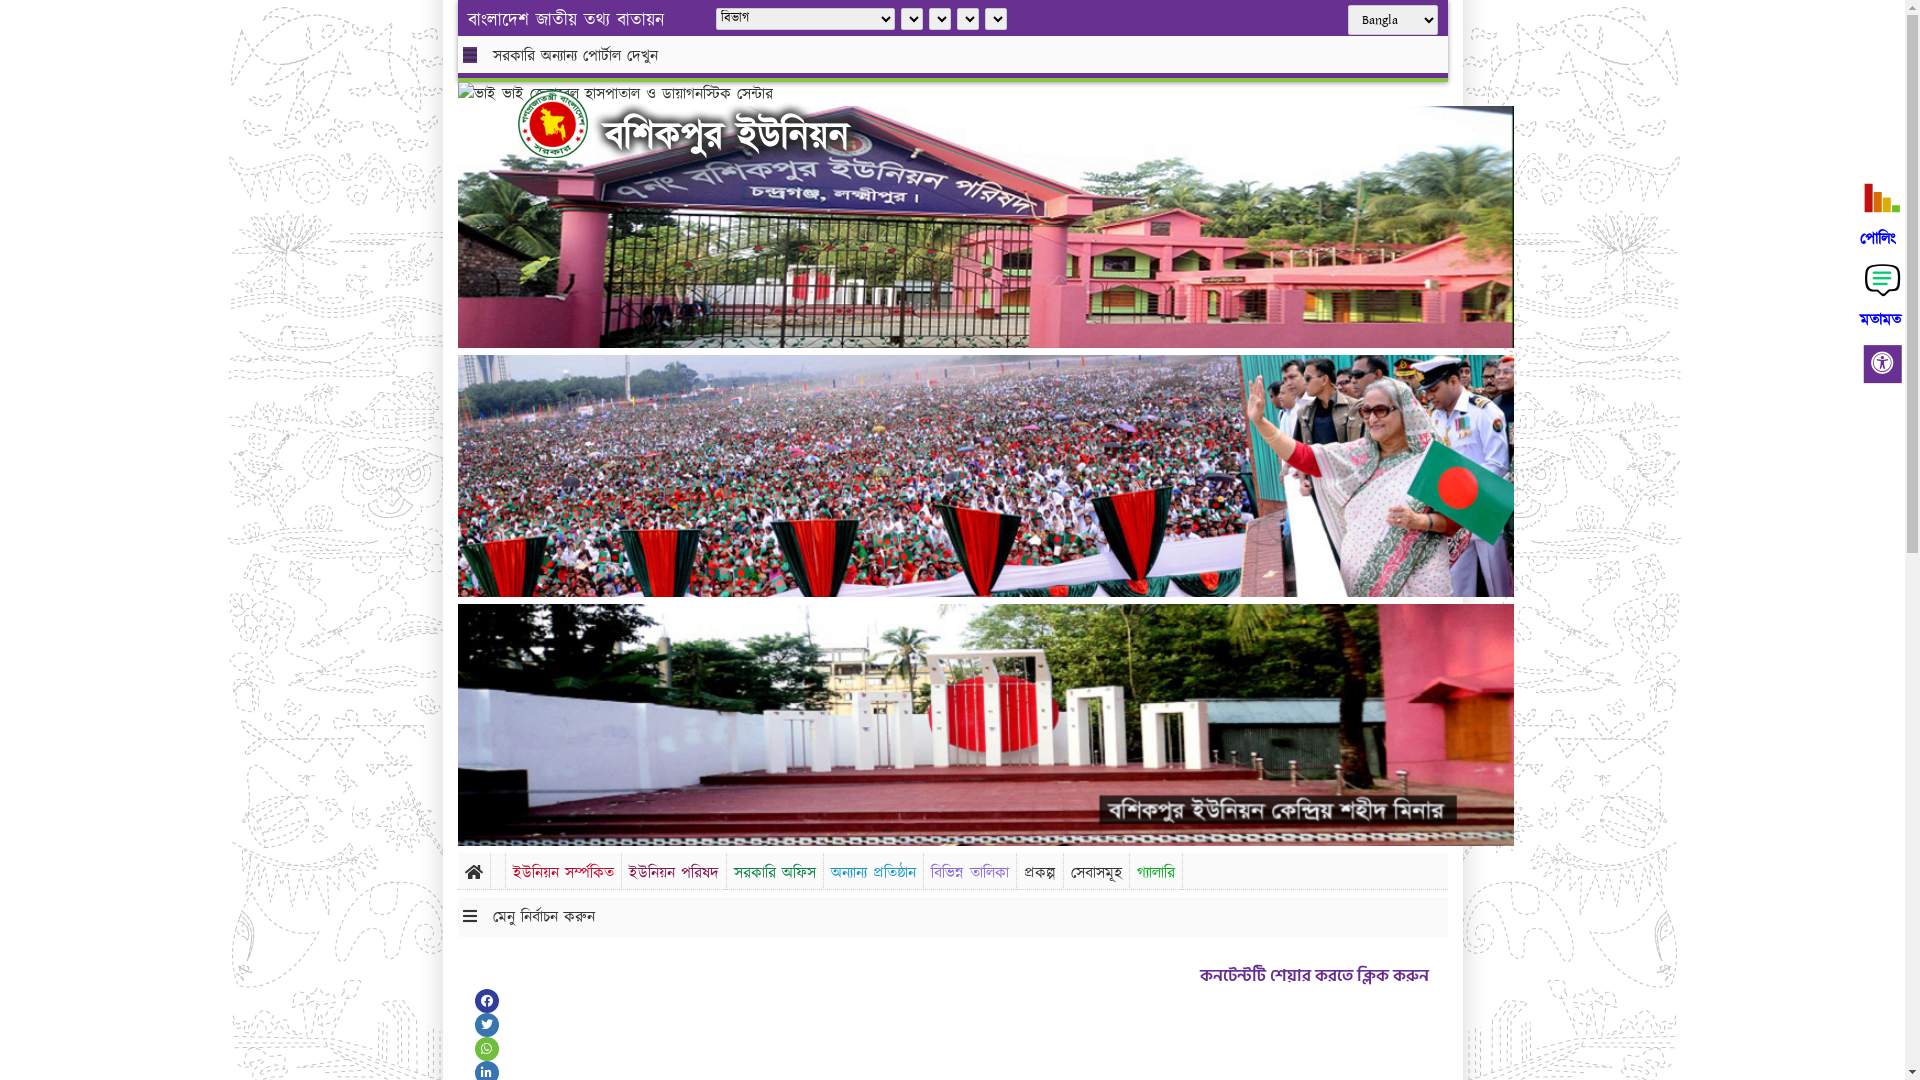 Image resolution: width=1920 pixels, height=1080 pixels. I want to click on ', so click(518, 123).